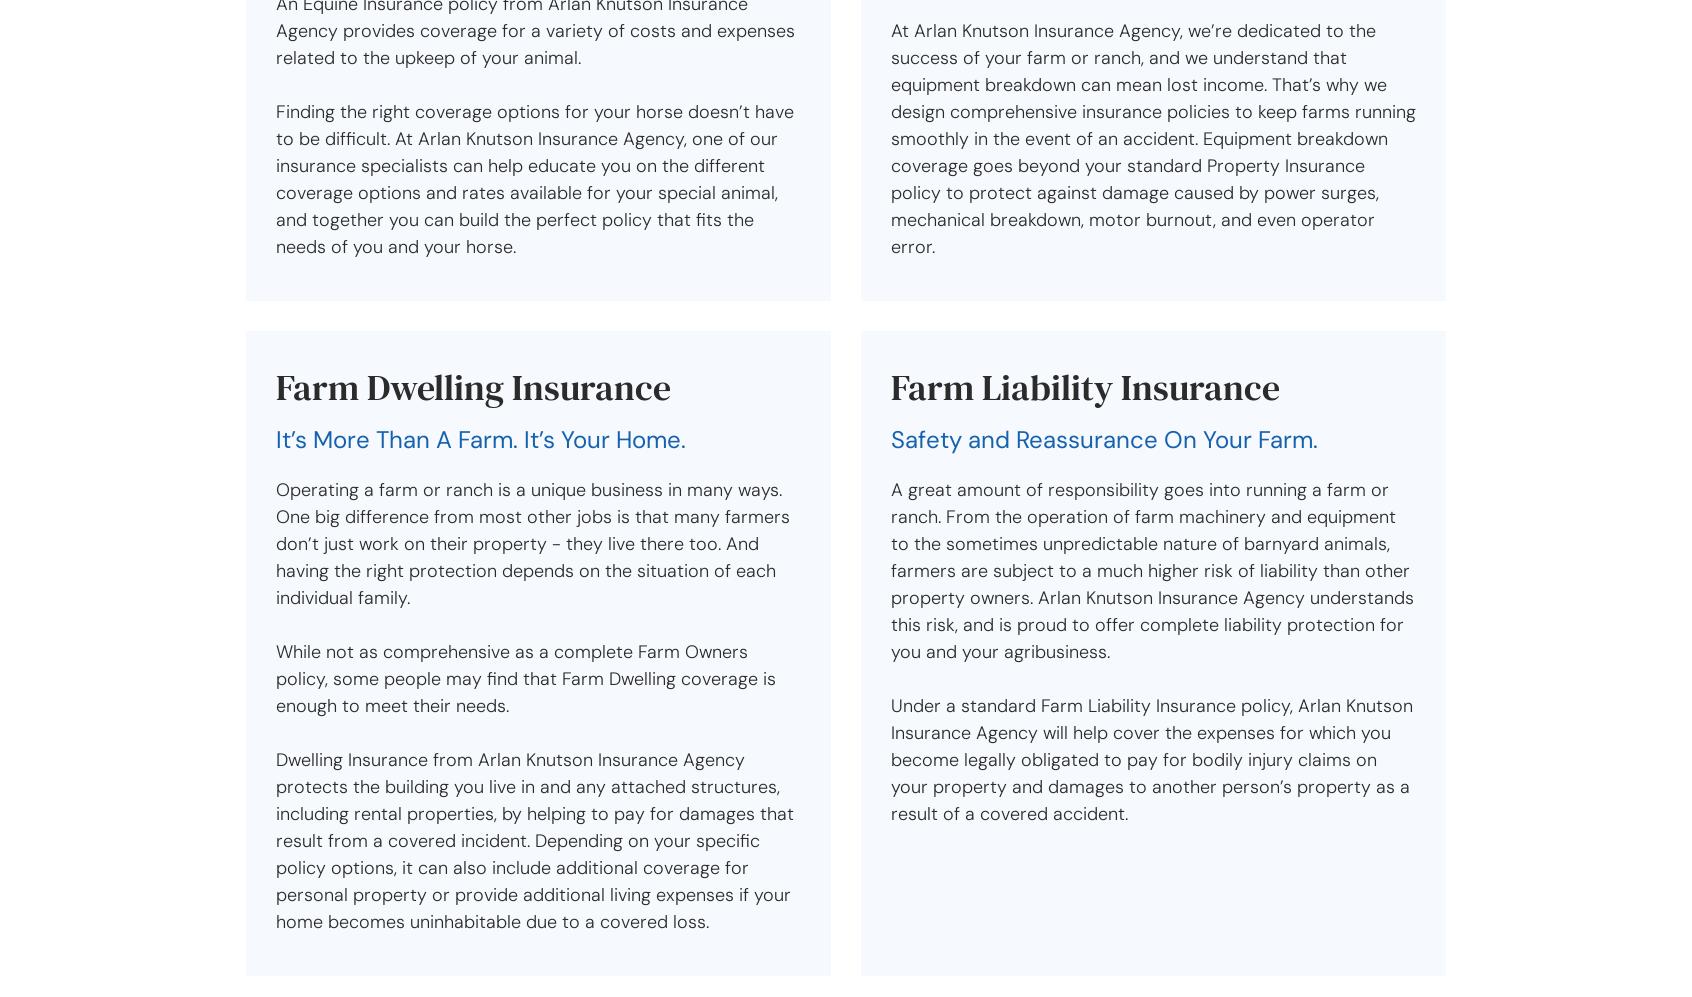 The width and height of the screenshot is (1692, 997). What do you see at coordinates (535, 840) in the screenshot?
I see `'Dwelling Insurance from Arlan Knutson Insurance Agency protects the building you live in and any attached structures, including rental properties, by helping to pay for damages that result from a covered incident. Depending on your specific policy options, it can also include additional coverage for personal property or provide additional living expenses if your home becomes uninhabitable due to a covered loss.'` at bounding box center [535, 840].